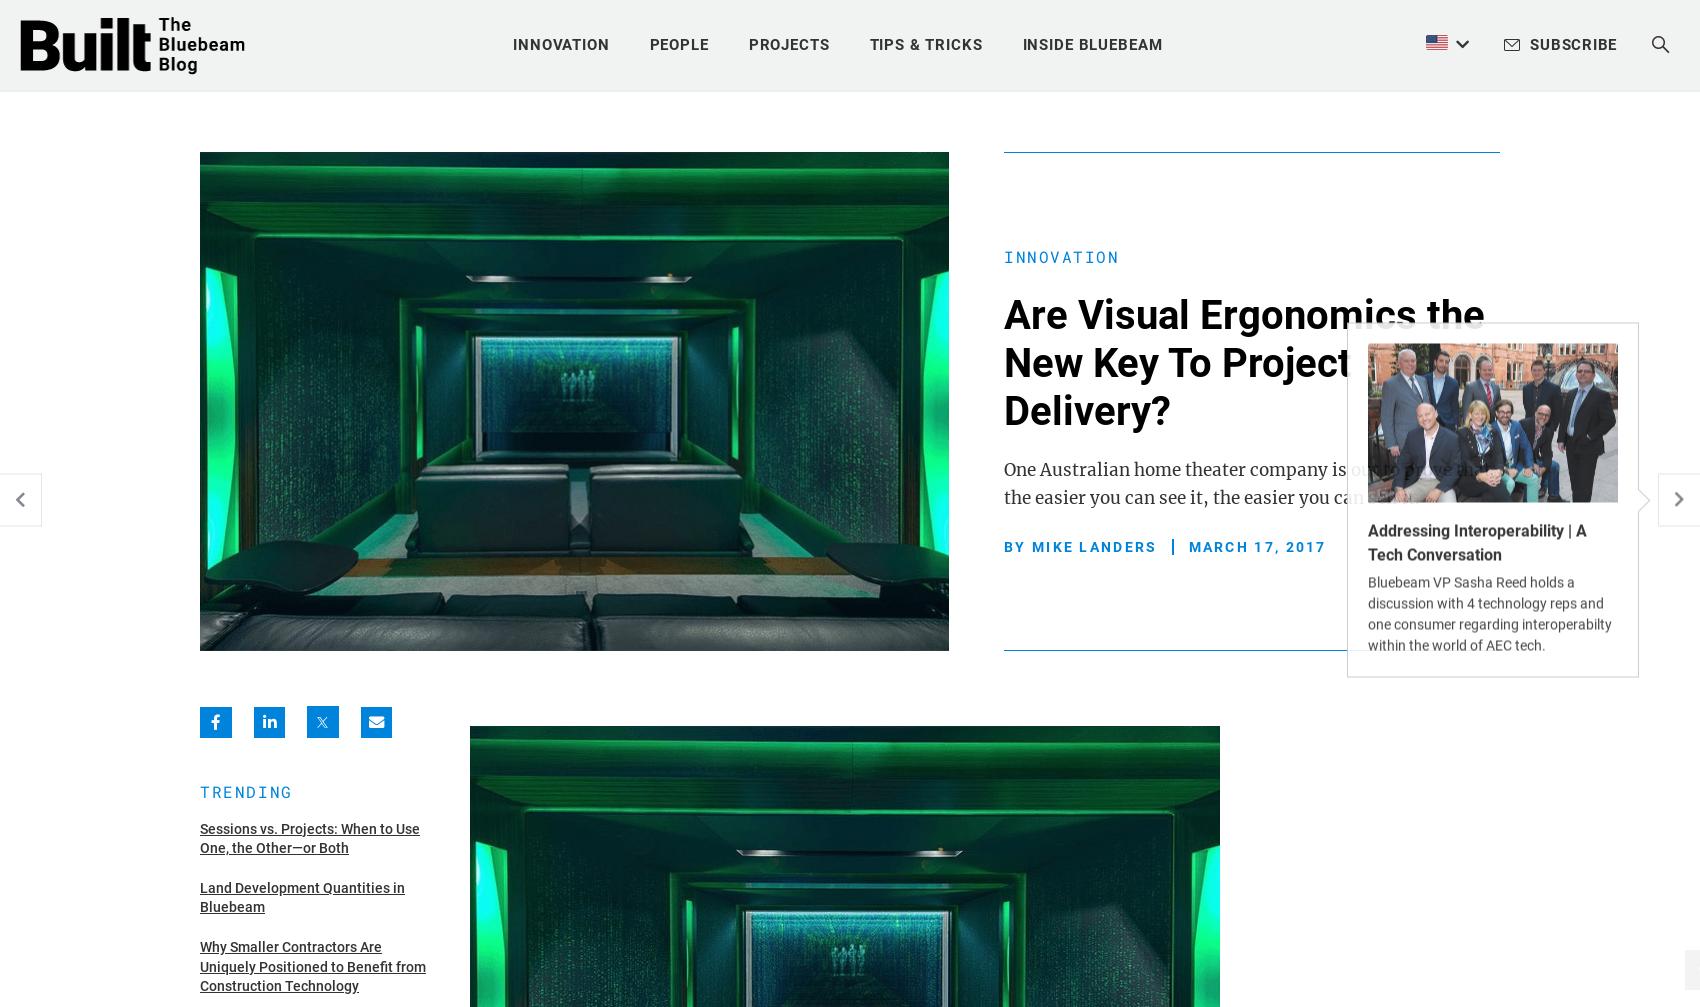  What do you see at coordinates (1243, 362) in the screenshot?
I see `'Are Visual Ergonomics the New Key To Project Delivery?'` at bounding box center [1243, 362].